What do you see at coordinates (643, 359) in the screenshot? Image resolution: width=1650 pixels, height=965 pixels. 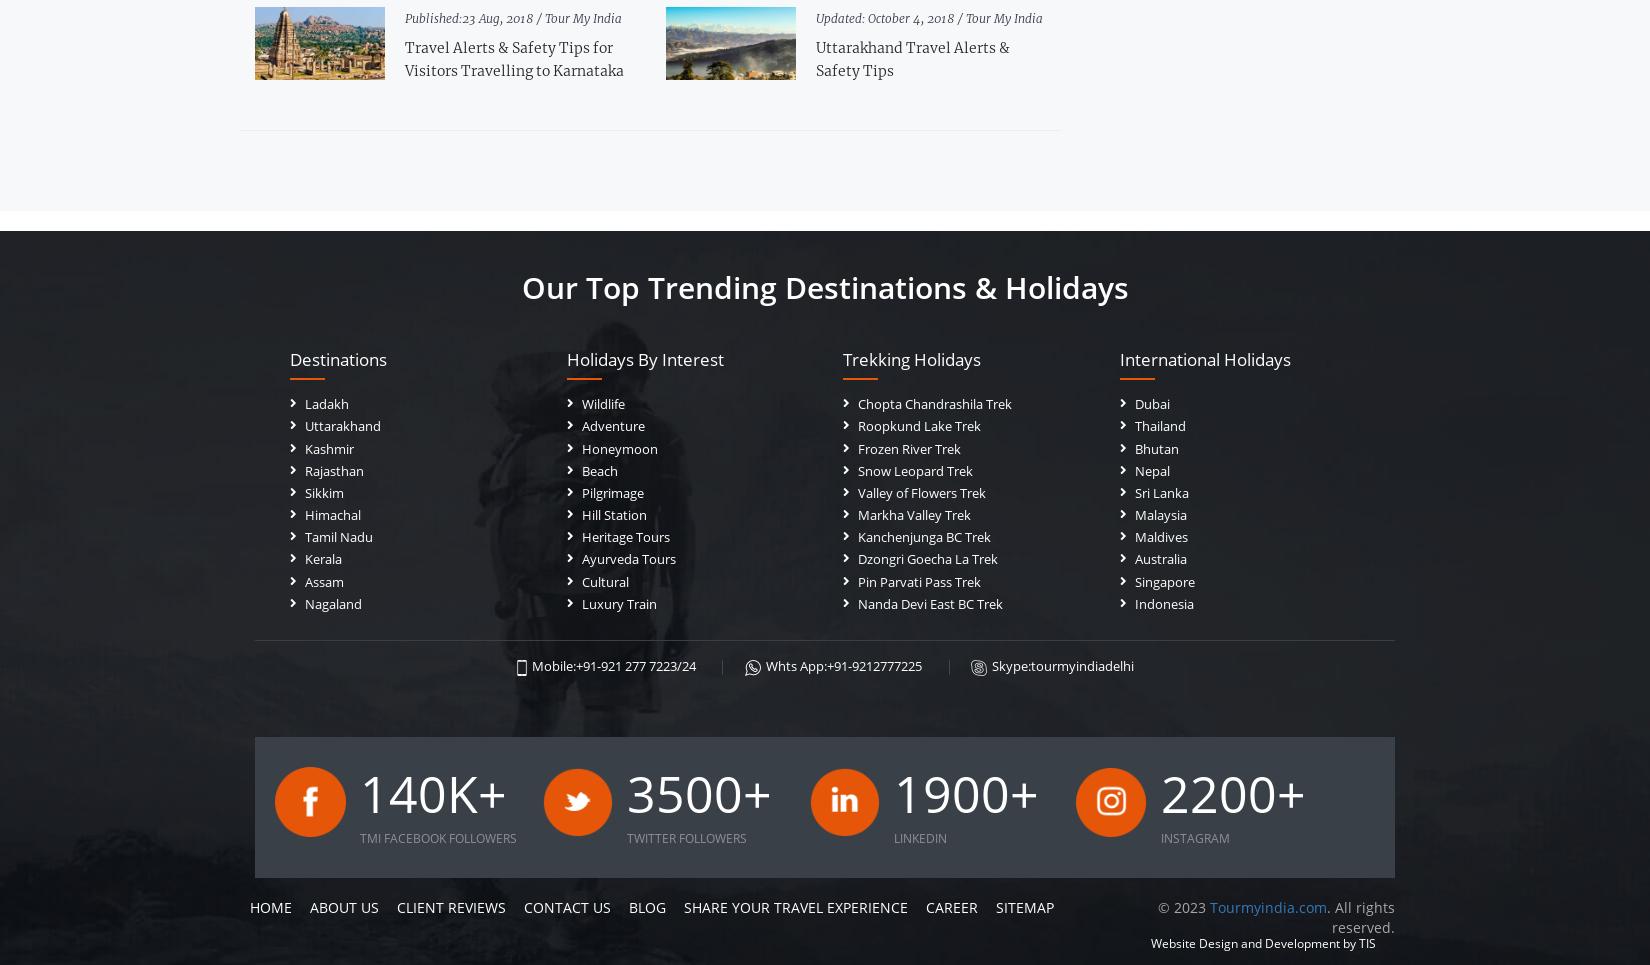 I see `'Holidays by Interest'` at bounding box center [643, 359].